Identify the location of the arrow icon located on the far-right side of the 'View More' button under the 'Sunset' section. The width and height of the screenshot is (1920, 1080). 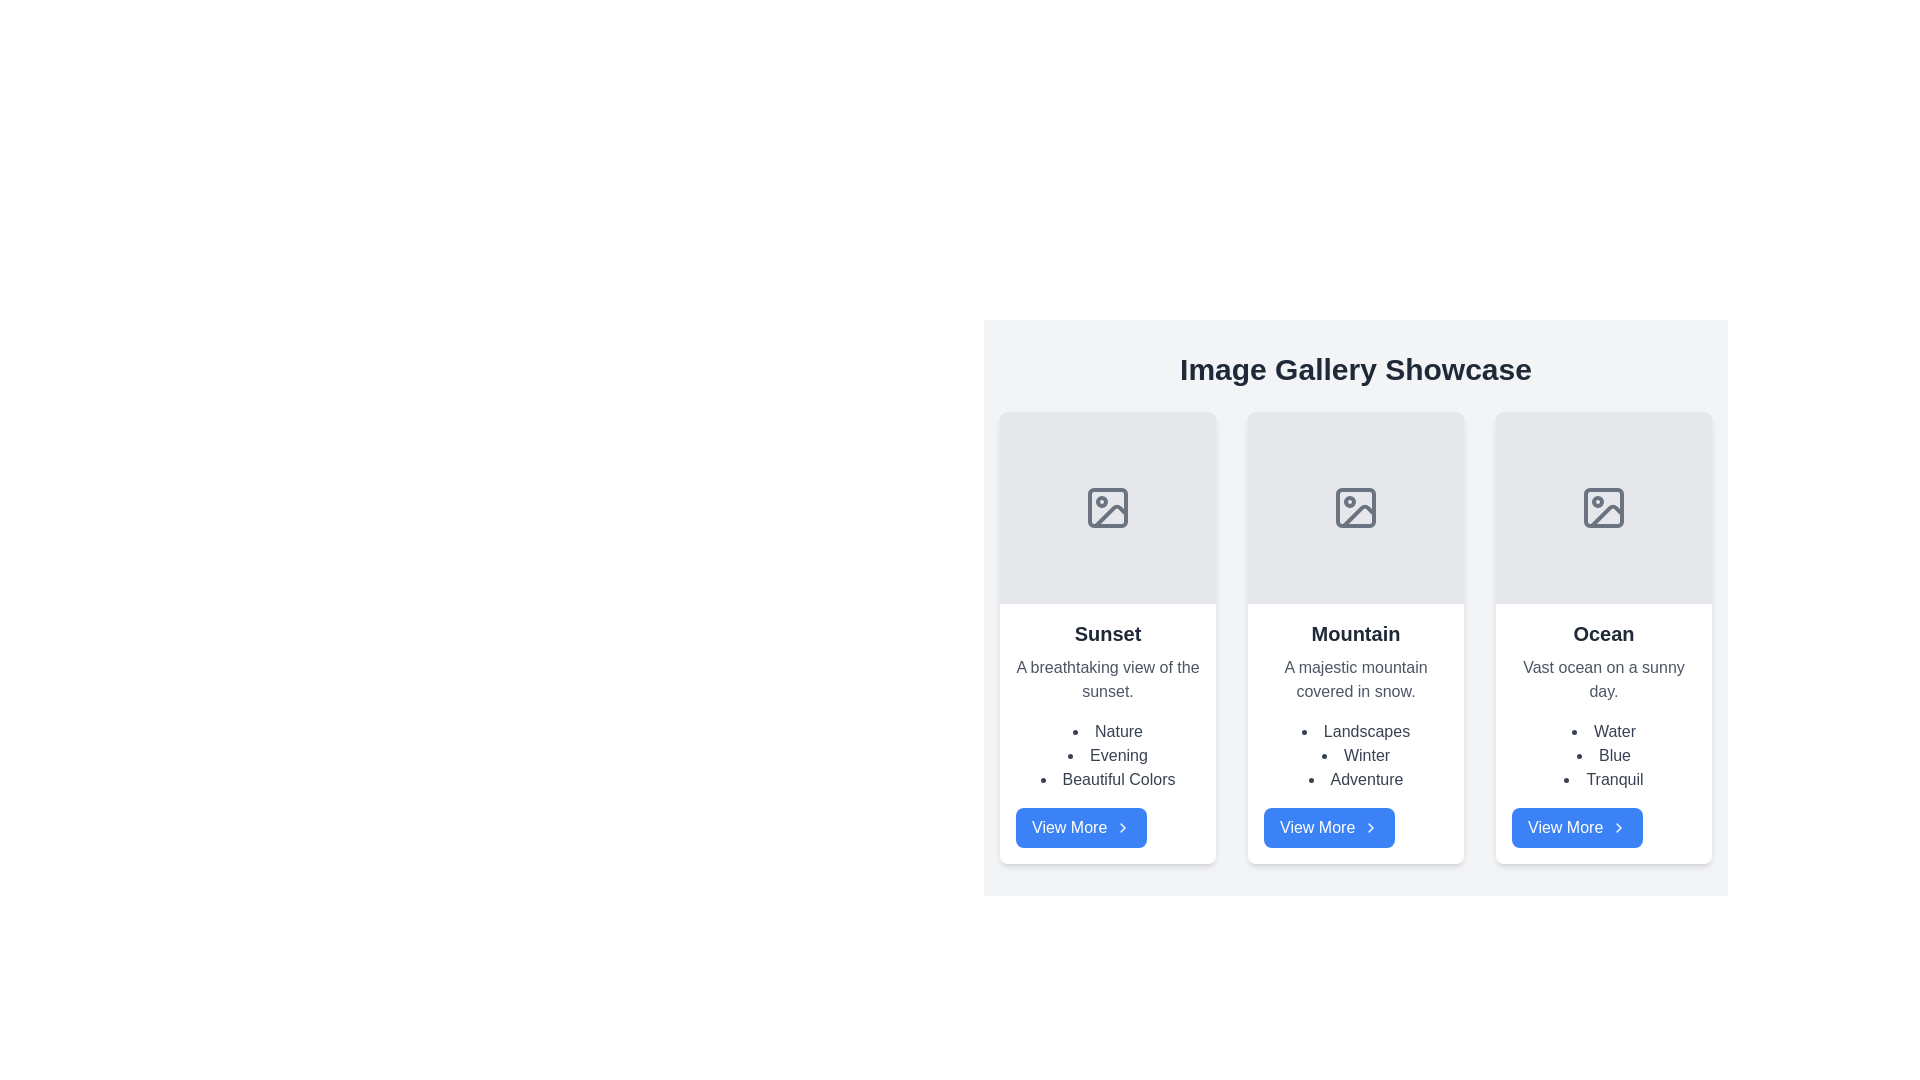
(1123, 828).